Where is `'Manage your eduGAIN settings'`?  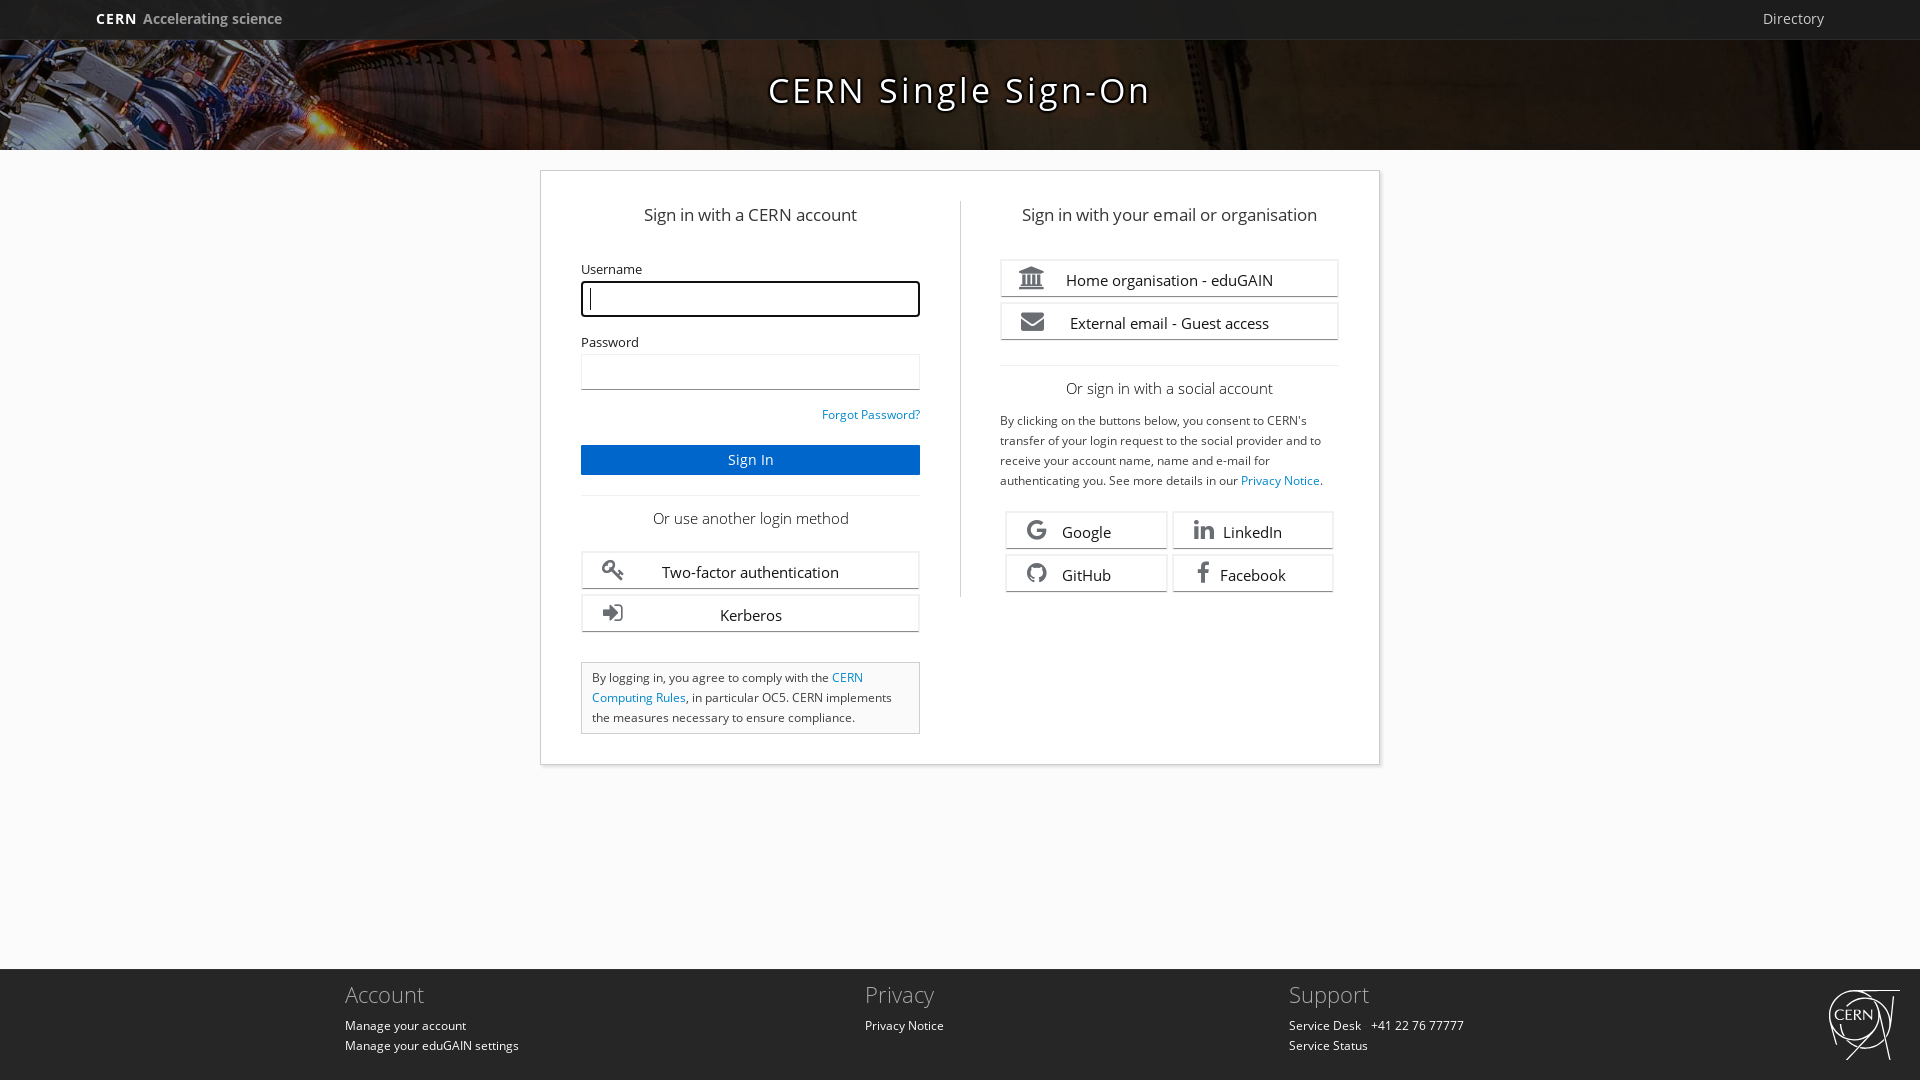 'Manage your eduGAIN settings' is located at coordinates (345, 1044).